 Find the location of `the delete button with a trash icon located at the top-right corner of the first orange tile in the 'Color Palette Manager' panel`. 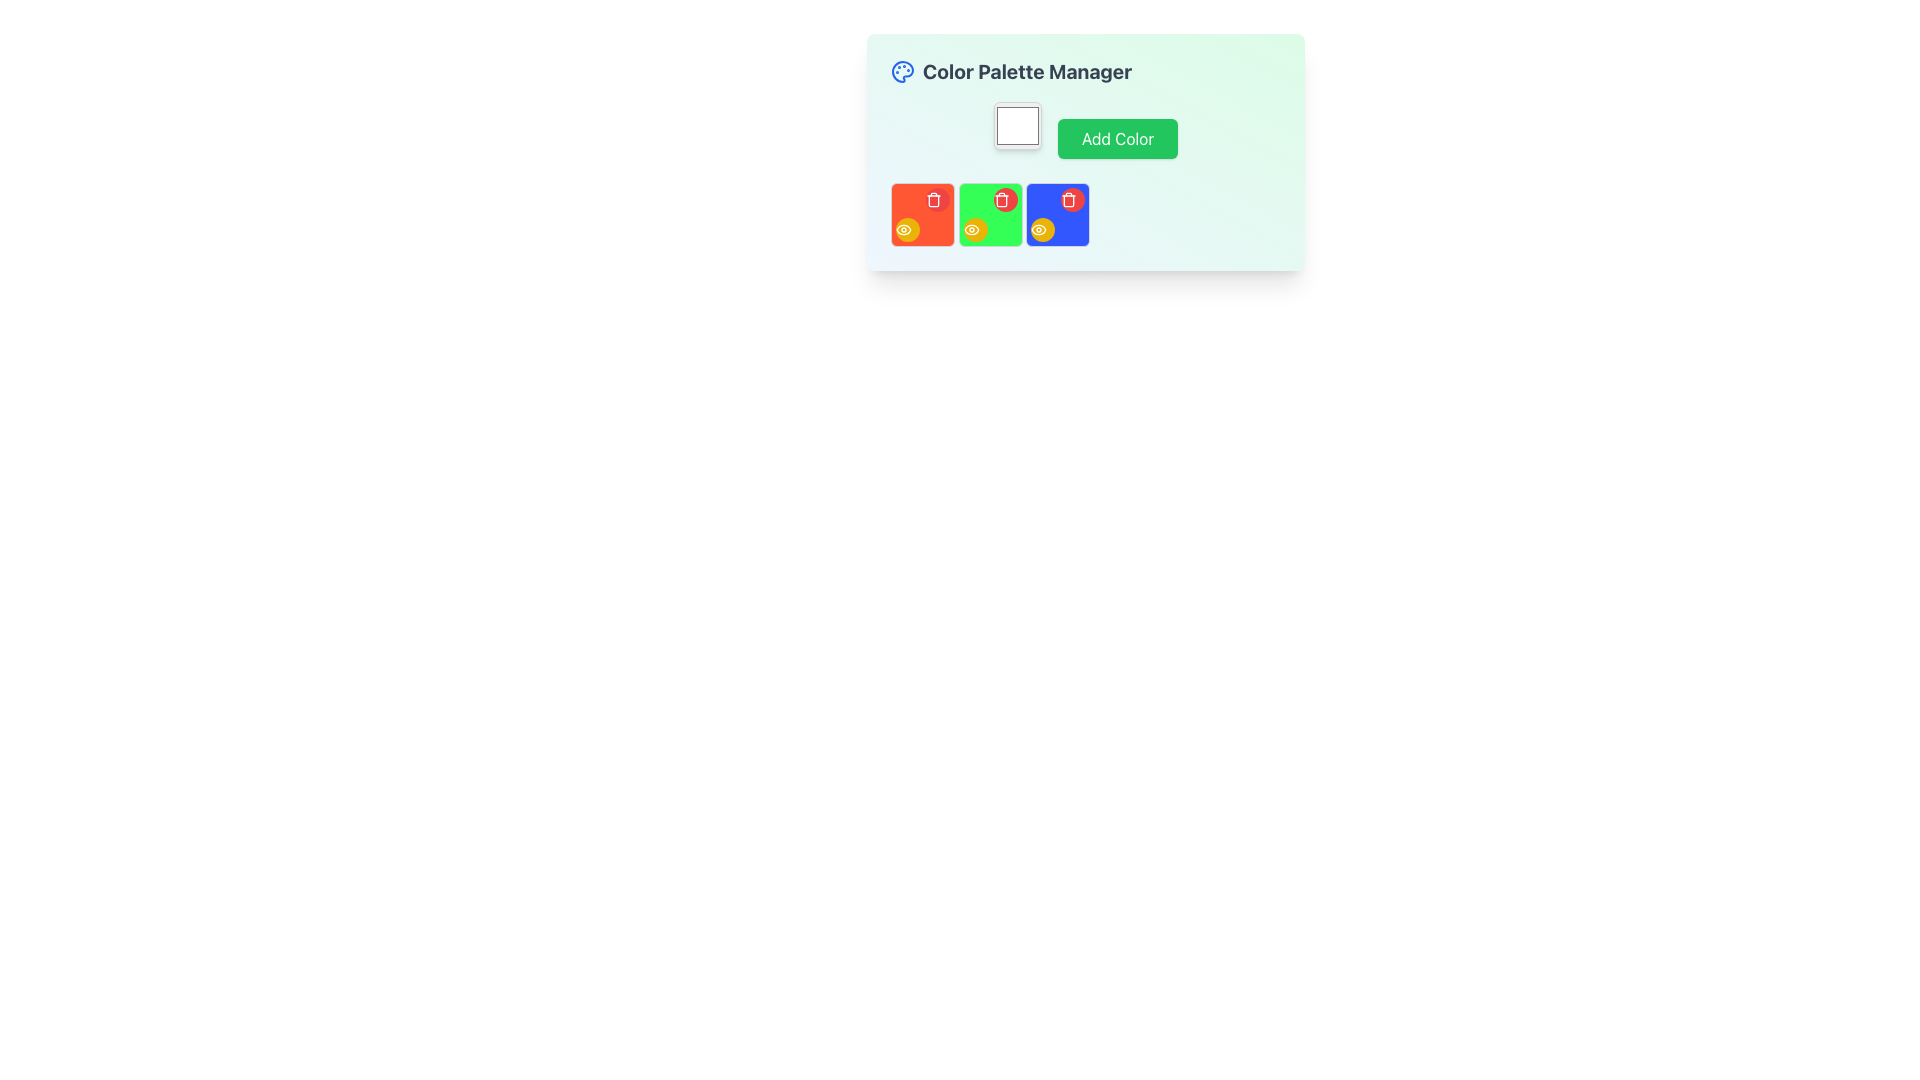

the delete button with a trash icon located at the top-right corner of the first orange tile in the 'Color Palette Manager' panel is located at coordinates (936, 200).